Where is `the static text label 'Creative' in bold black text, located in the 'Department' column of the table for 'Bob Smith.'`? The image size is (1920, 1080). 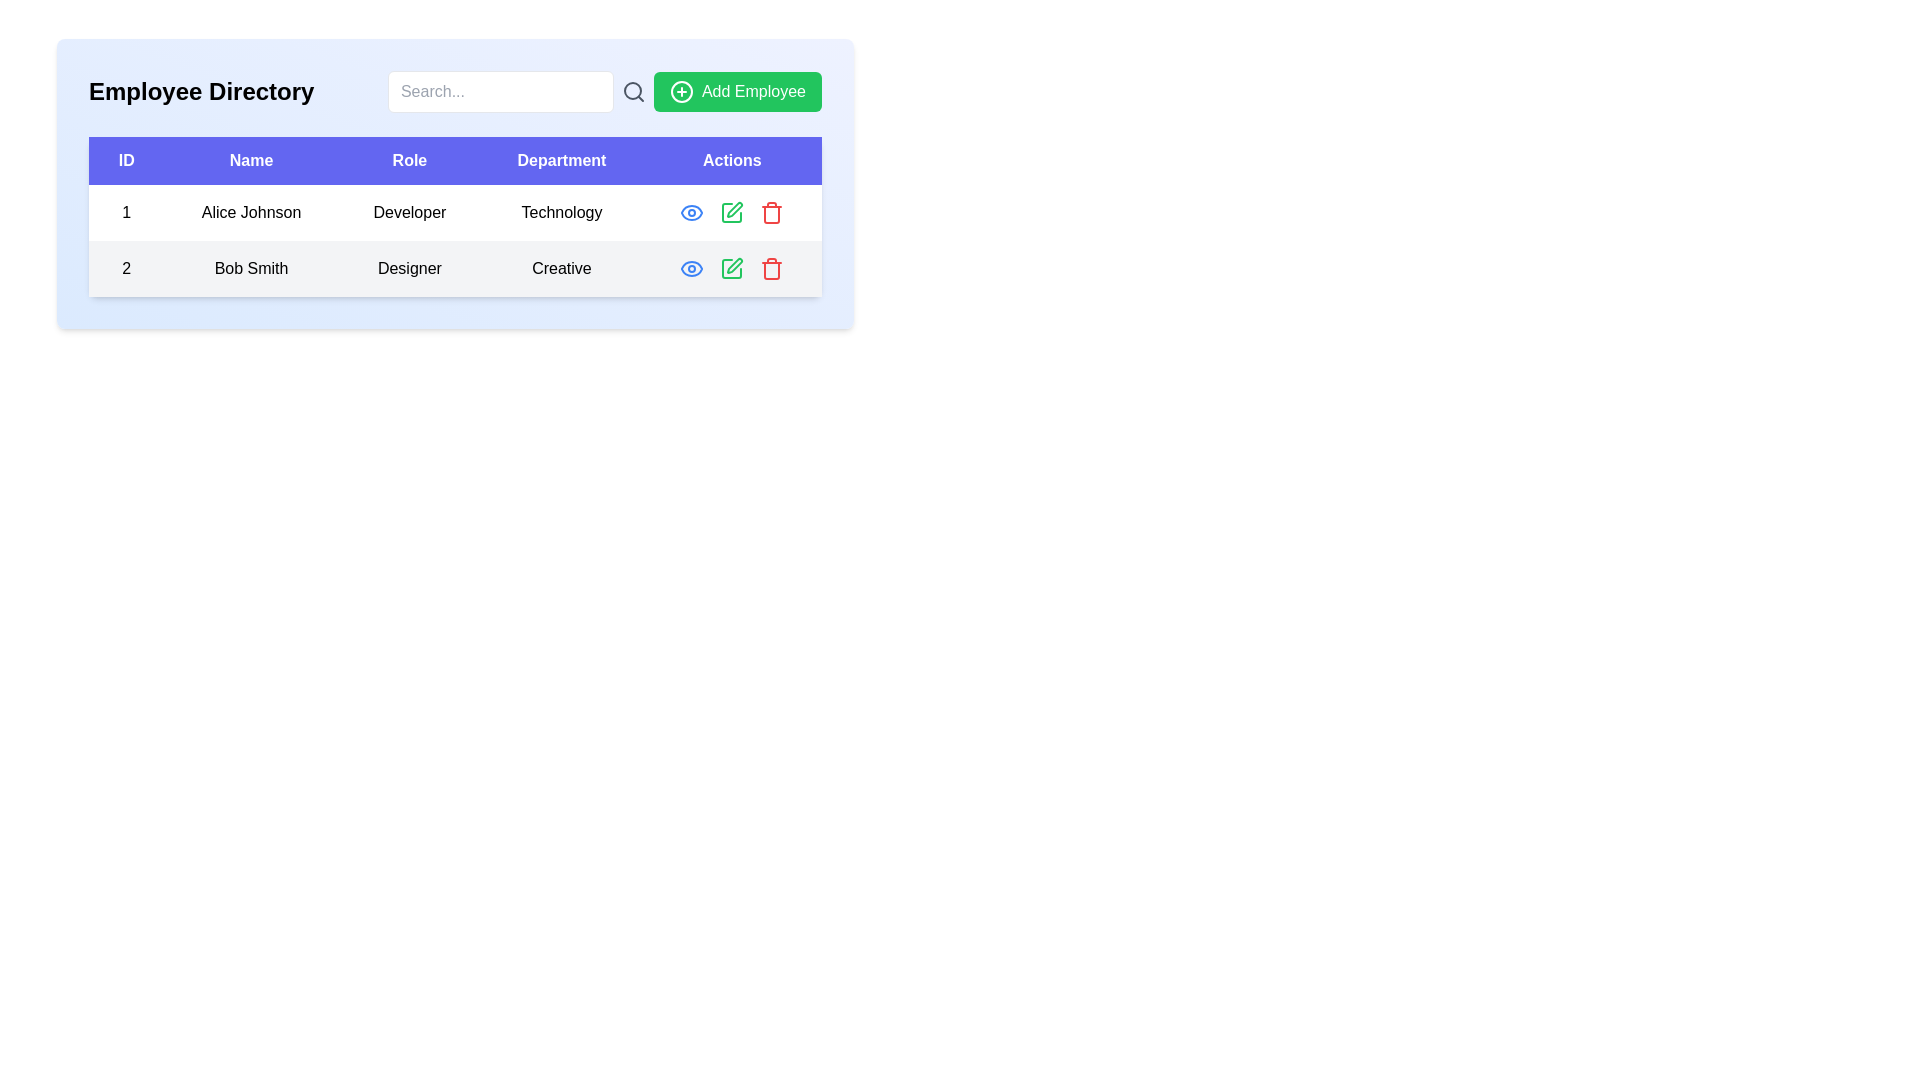
the static text label 'Creative' in bold black text, located in the 'Department' column of the table for 'Bob Smith.' is located at coordinates (560, 268).